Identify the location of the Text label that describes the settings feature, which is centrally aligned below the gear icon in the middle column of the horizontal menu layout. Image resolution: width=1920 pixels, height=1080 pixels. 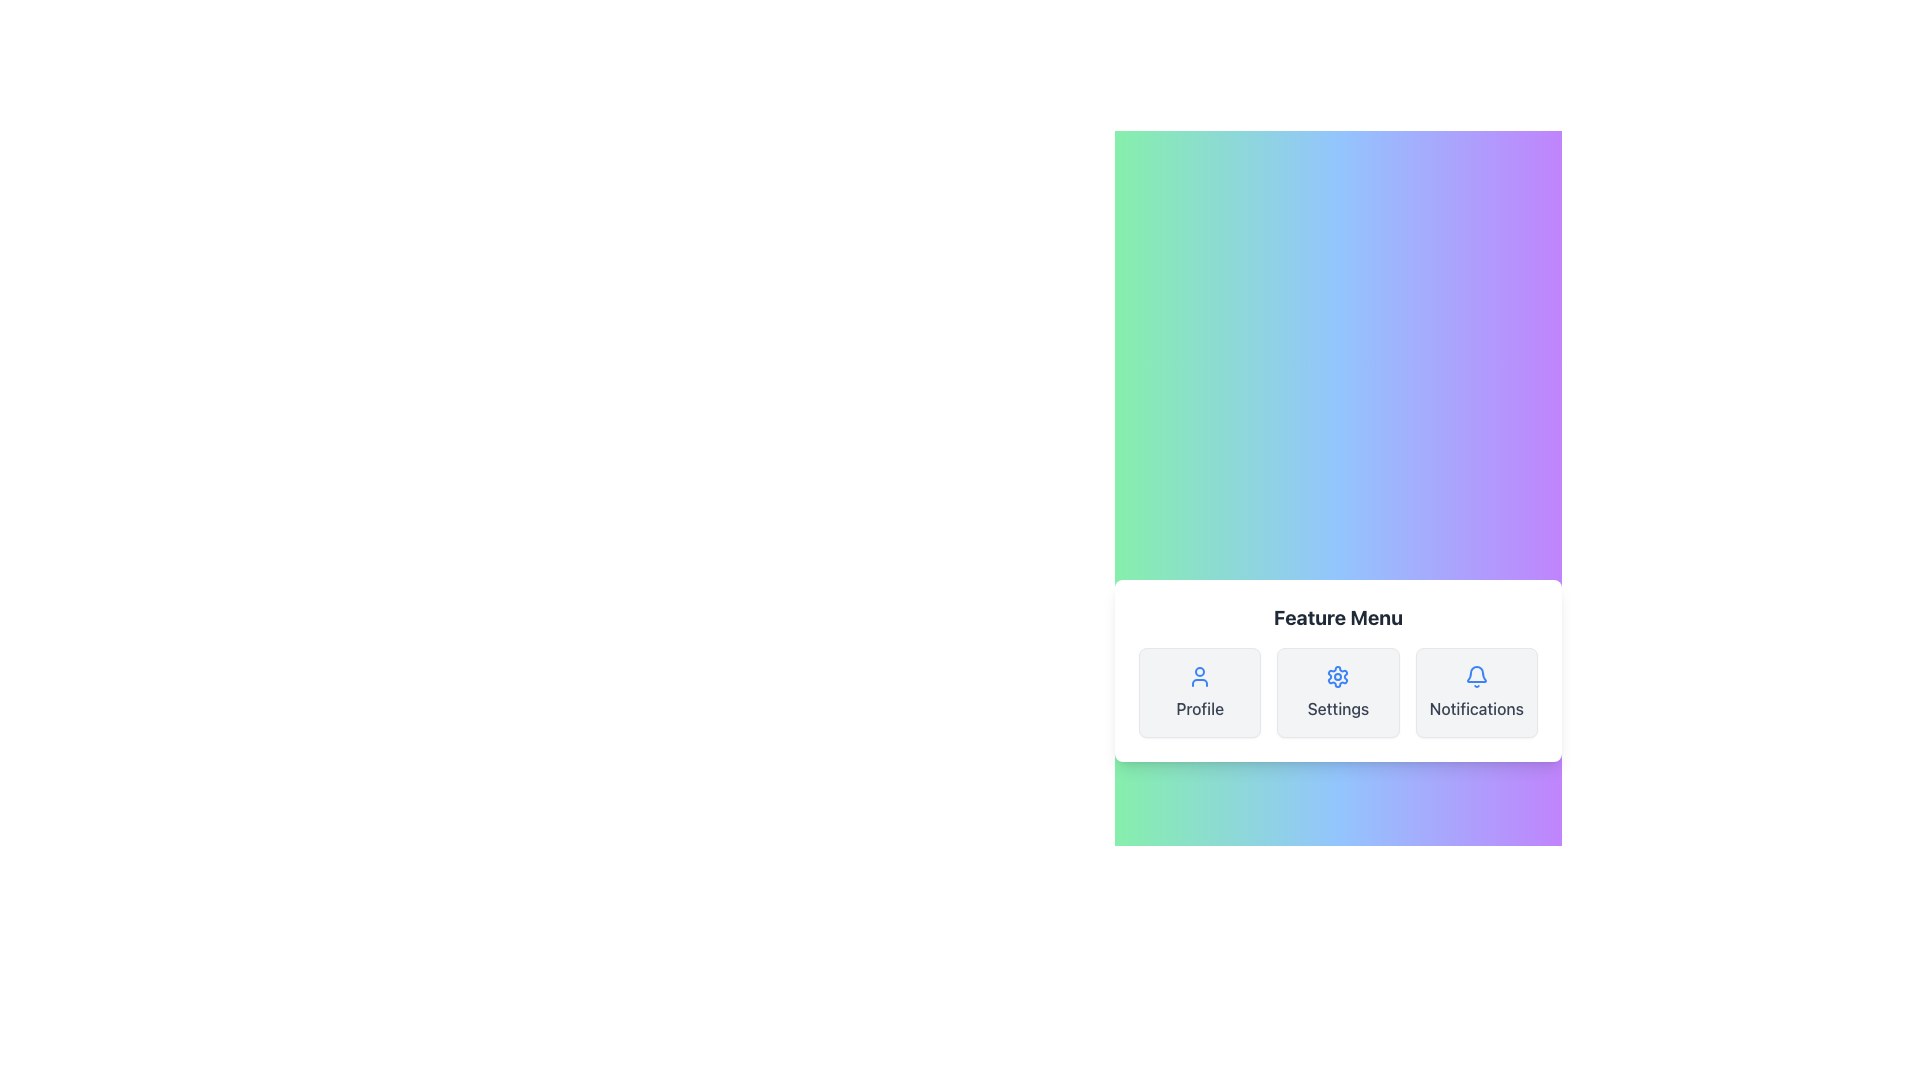
(1338, 708).